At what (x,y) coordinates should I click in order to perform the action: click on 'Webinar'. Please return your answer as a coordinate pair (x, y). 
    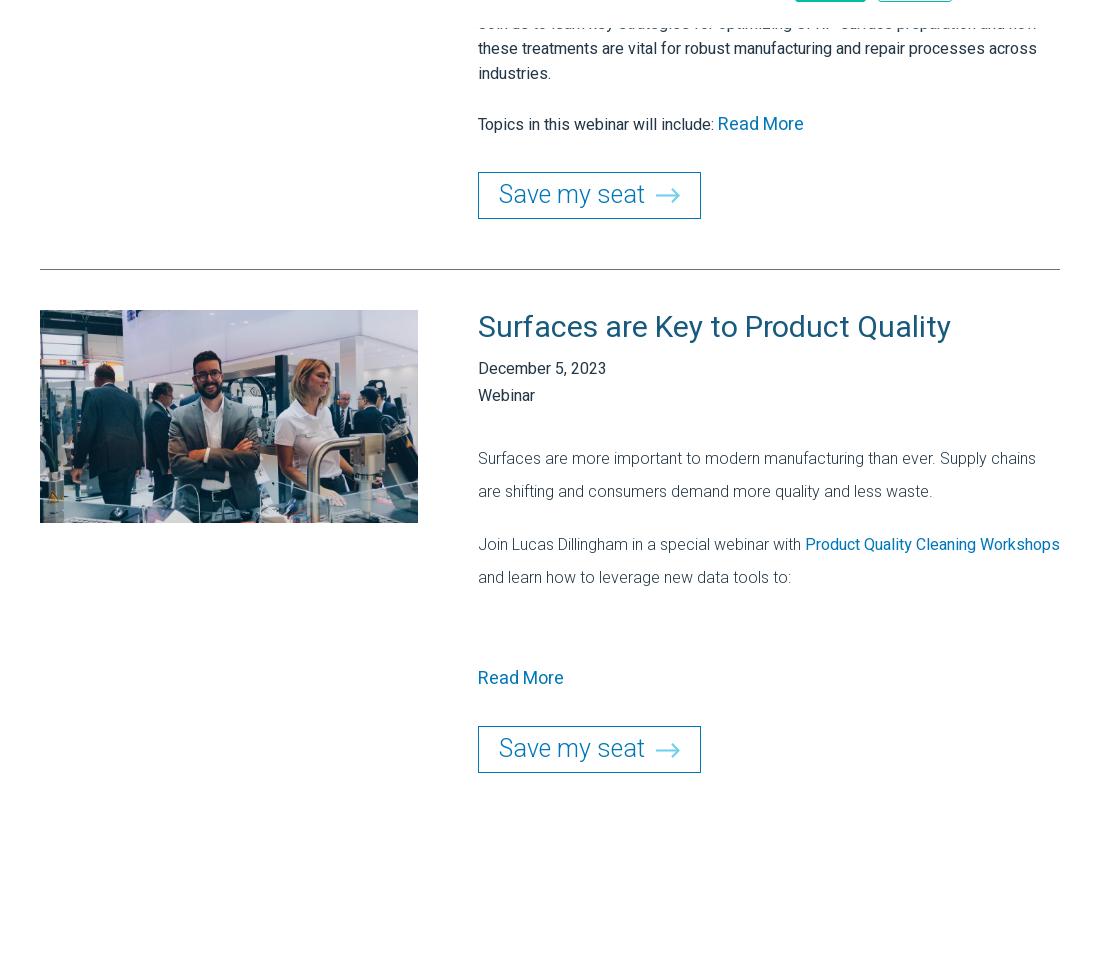
    Looking at the image, I should click on (506, 395).